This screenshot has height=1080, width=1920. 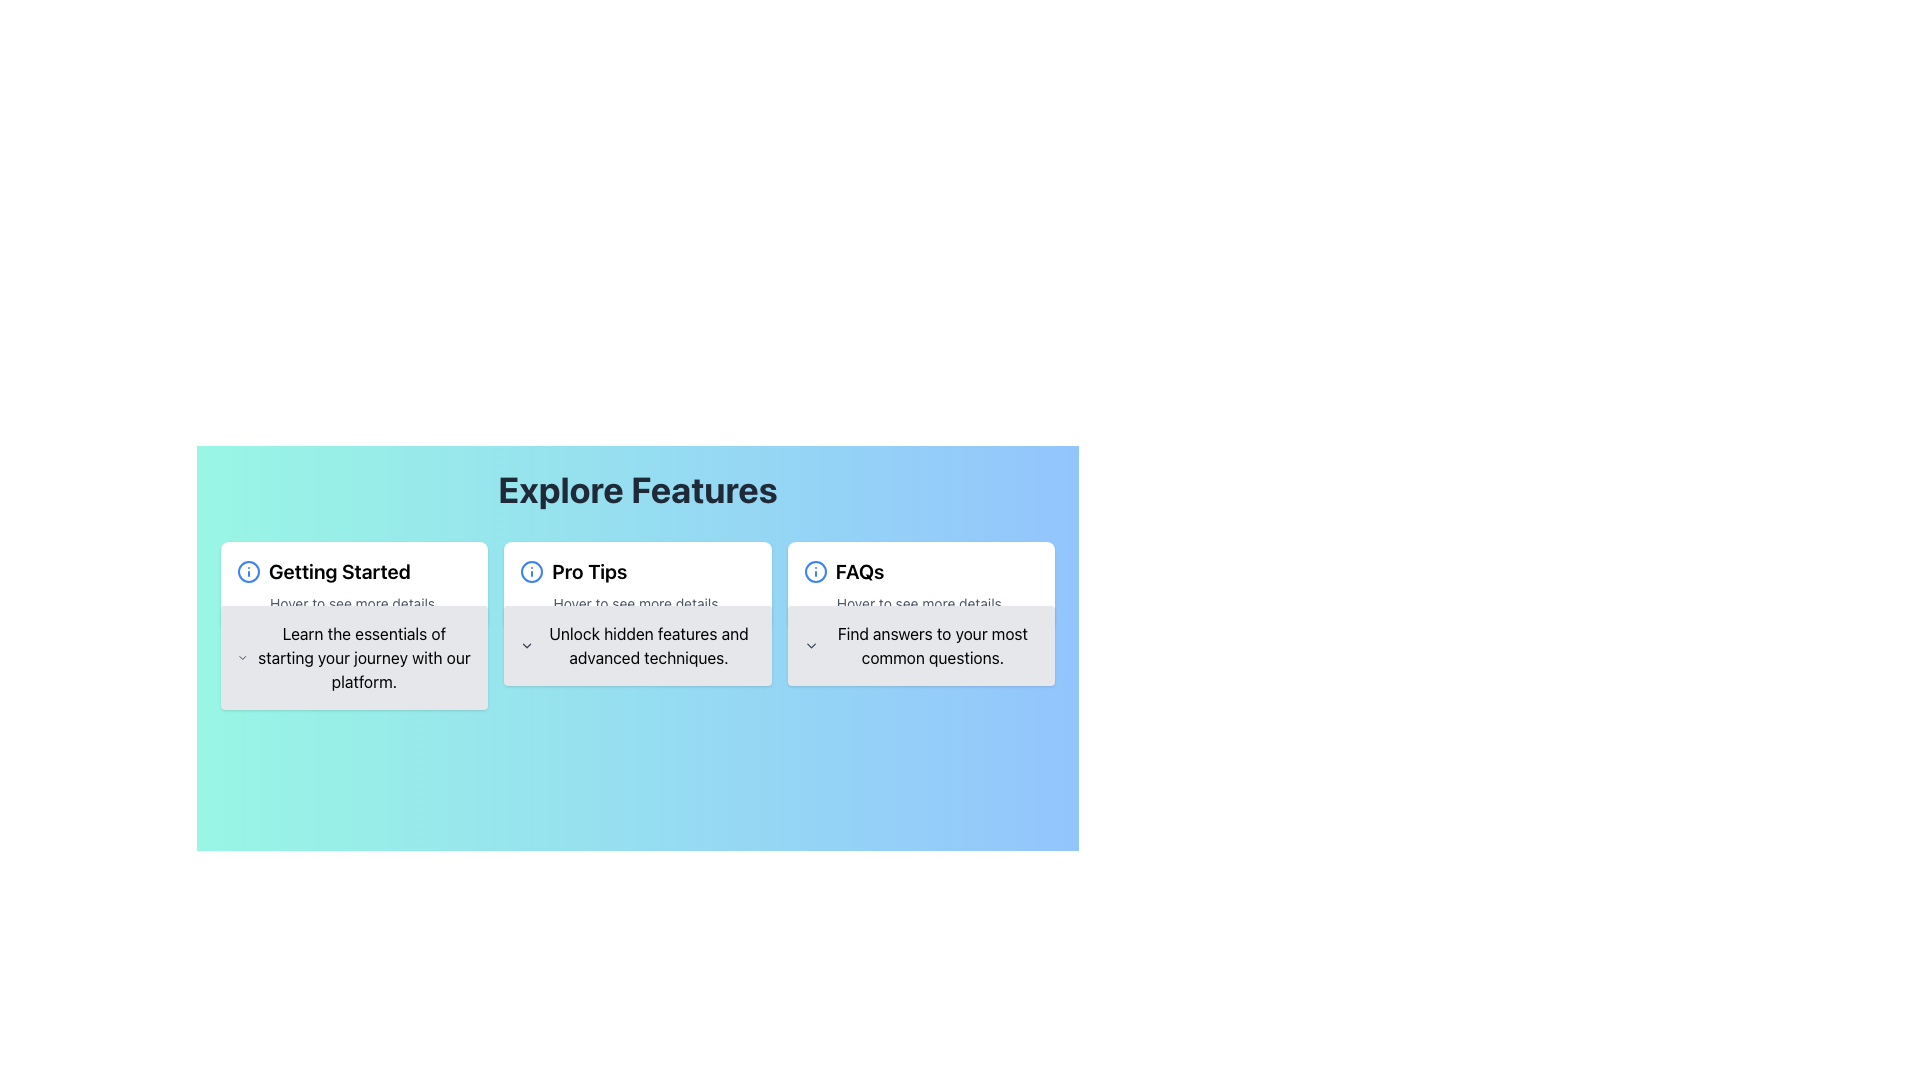 I want to click on text content of the 'Pro Tips' text label, which is bold and large, located in the rightmost card under the 'Explore Features' section, next to an information icon, so click(x=588, y=571).